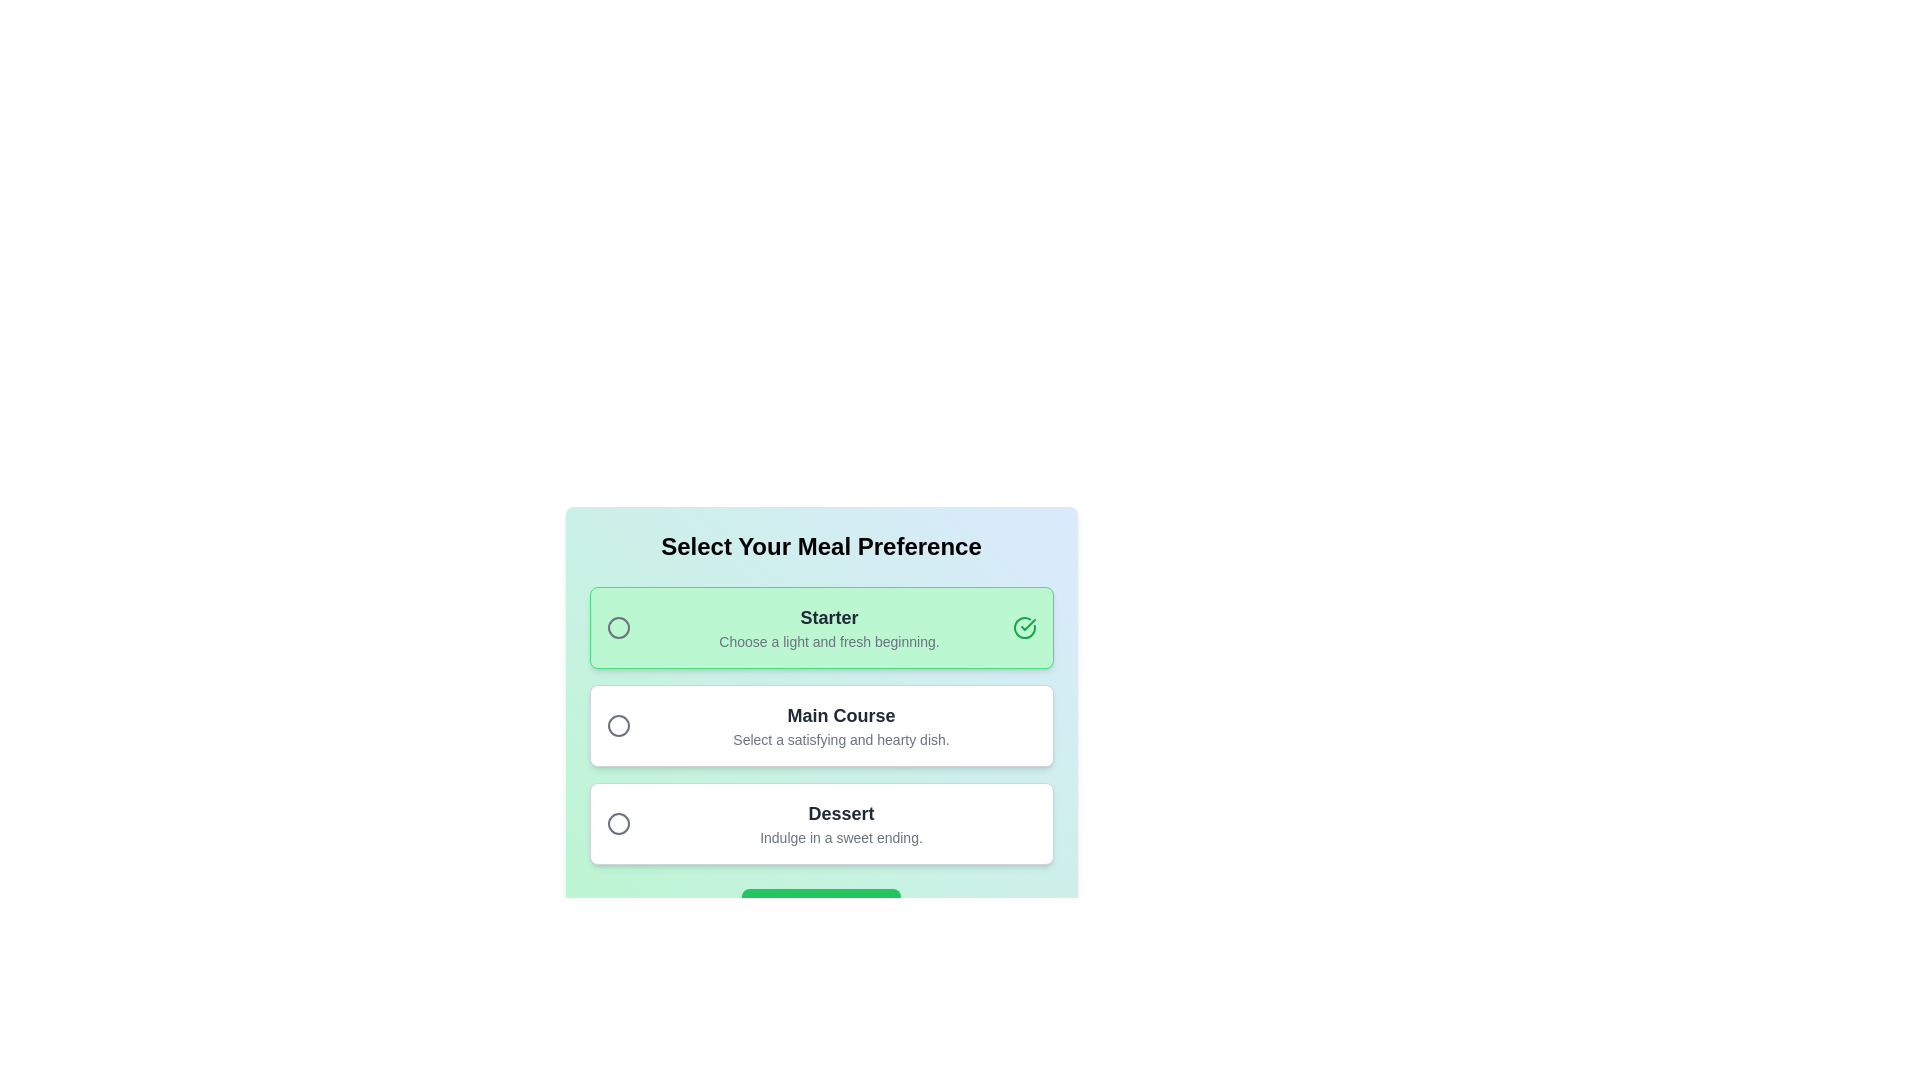 Image resolution: width=1920 pixels, height=1080 pixels. Describe the element at coordinates (617, 627) in the screenshot. I see `the graphical icon or circle indicator that represents the selection state within the 'Starter' meal preference option` at that location.